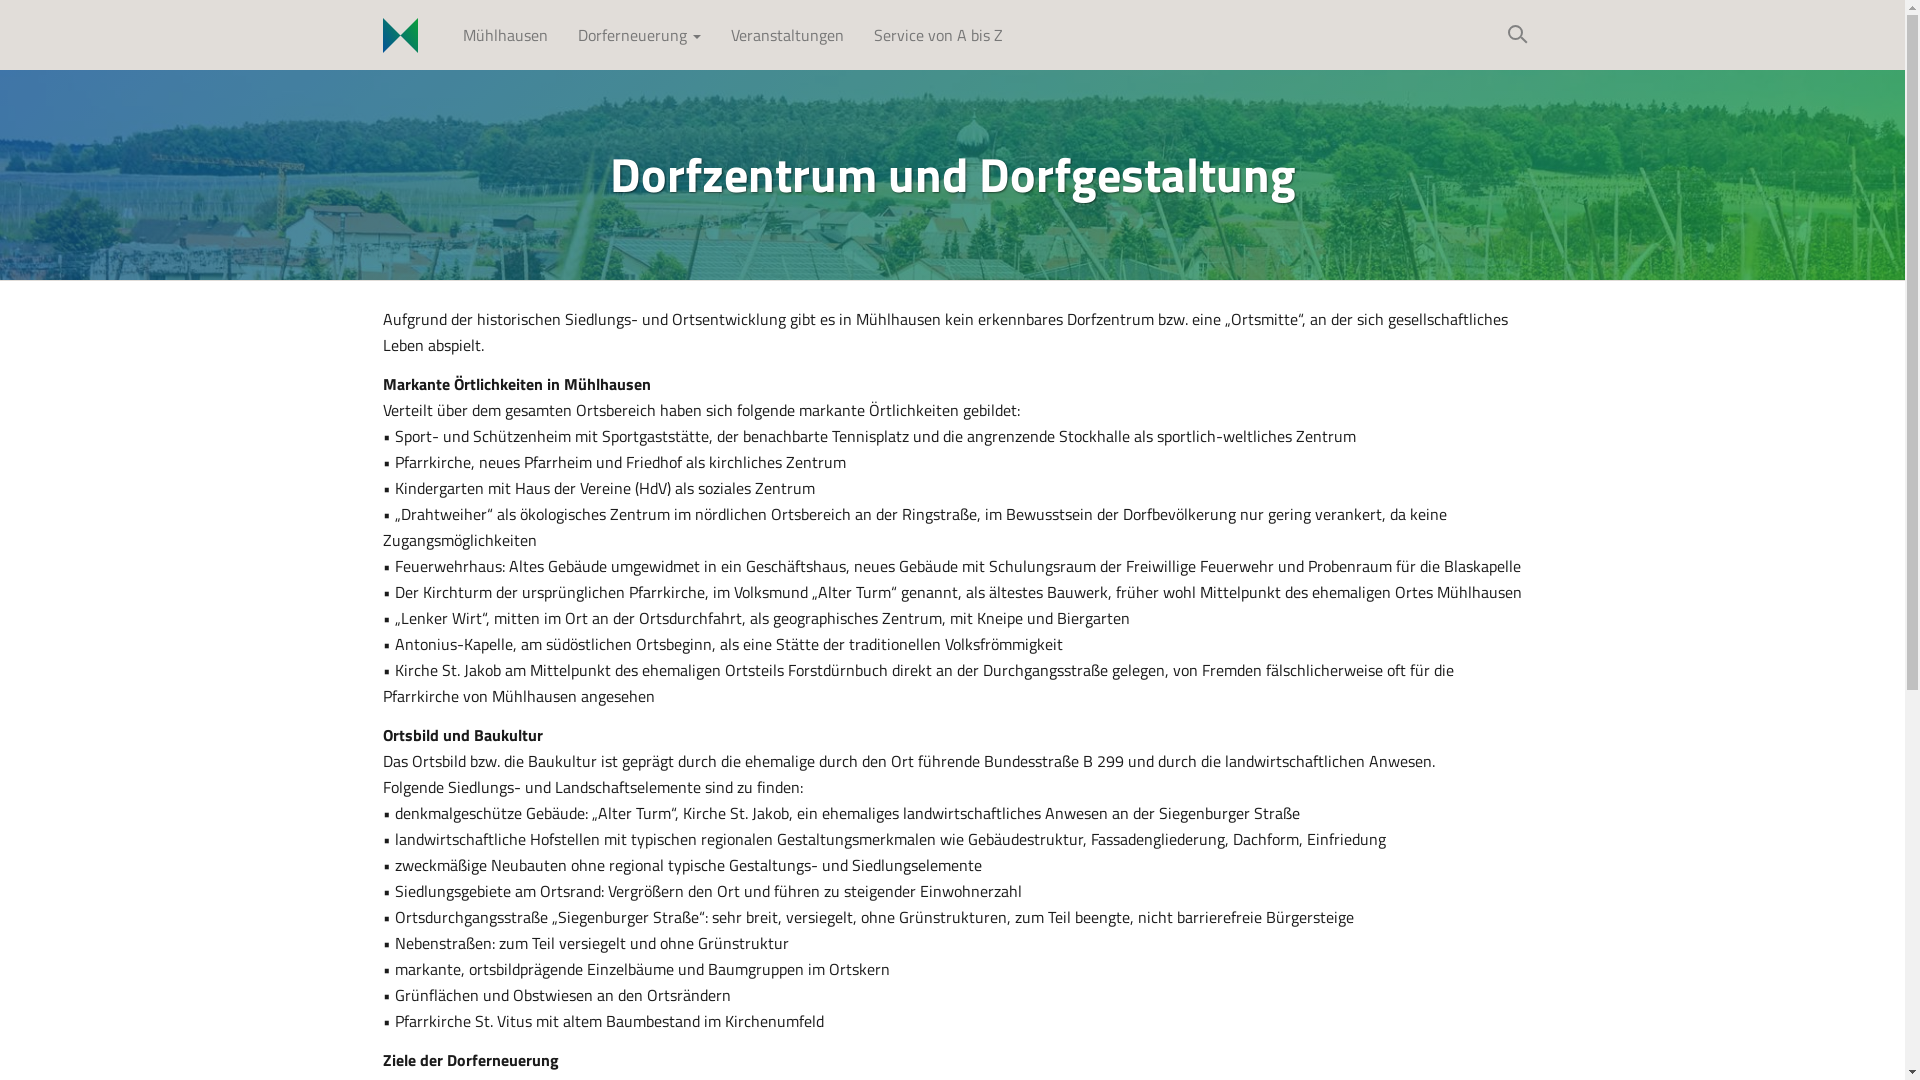  What do you see at coordinates (936, 34) in the screenshot?
I see `'Service von A bis Z'` at bounding box center [936, 34].